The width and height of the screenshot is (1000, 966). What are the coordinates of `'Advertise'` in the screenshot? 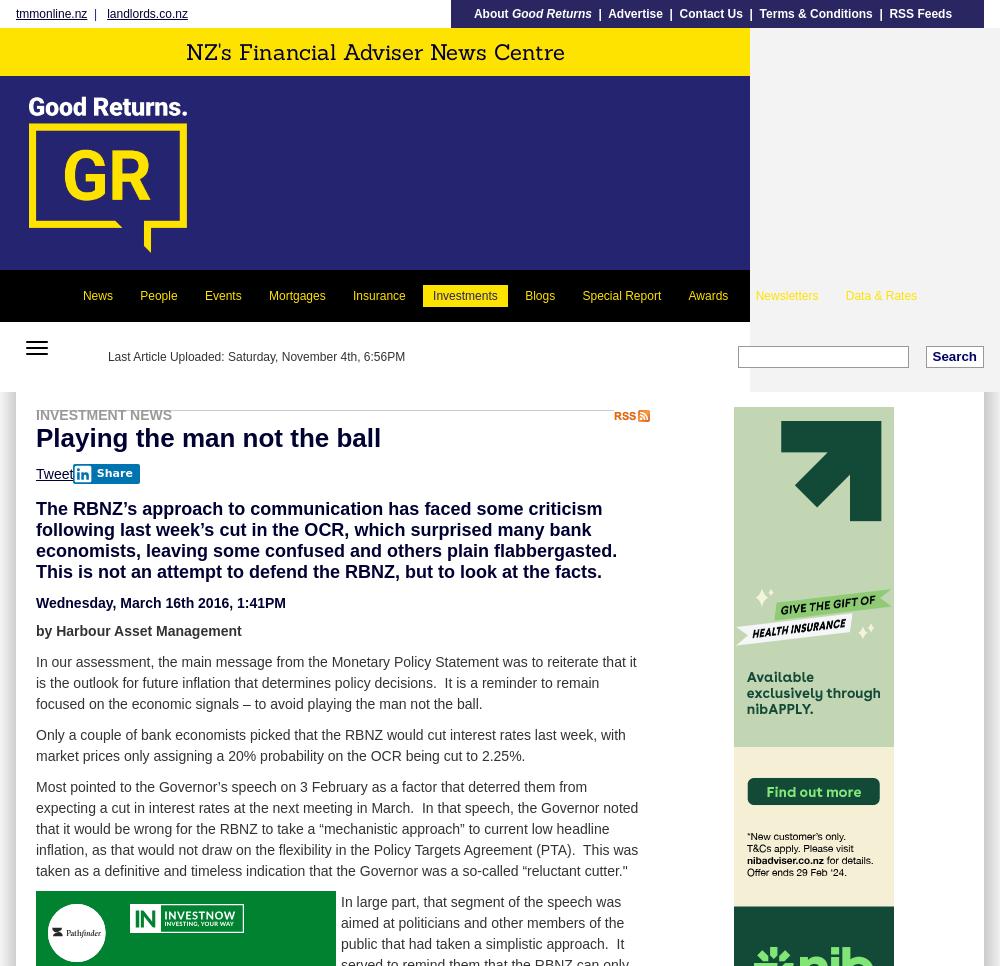 It's located at (635, 13).